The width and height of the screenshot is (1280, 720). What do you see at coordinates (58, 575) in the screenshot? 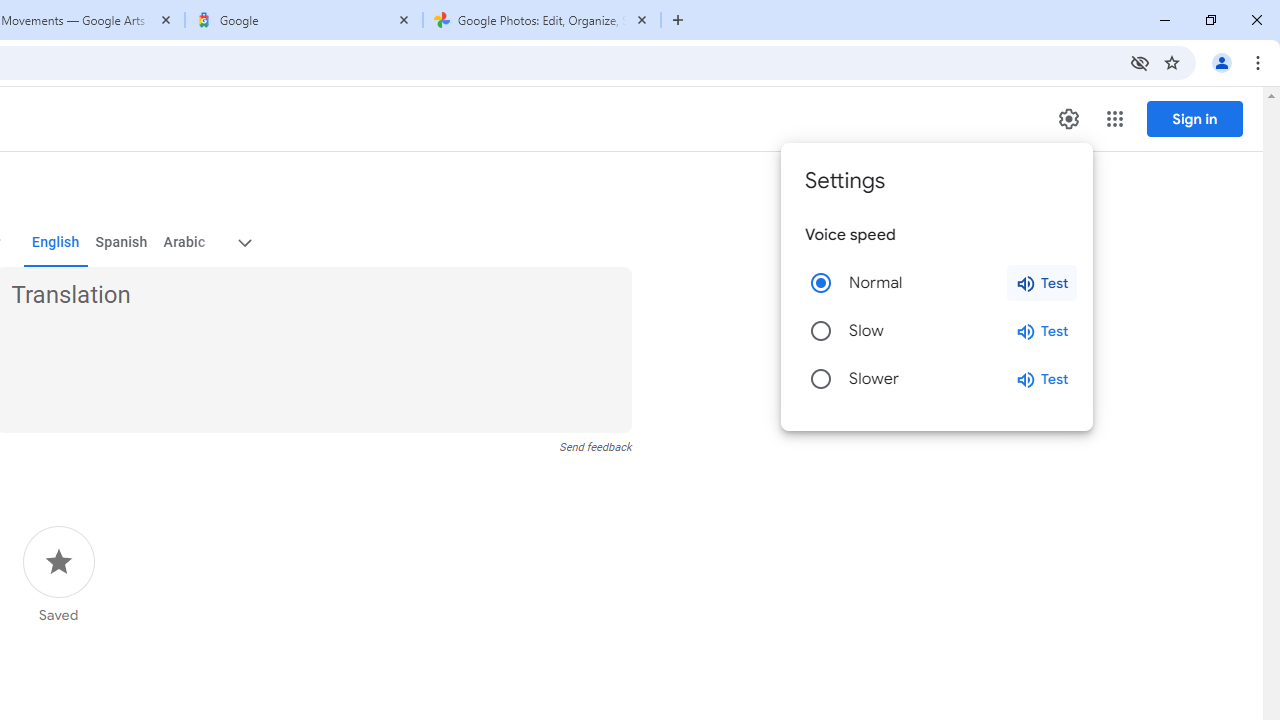
I see `'Saved'` at bounding box center [58, 575].